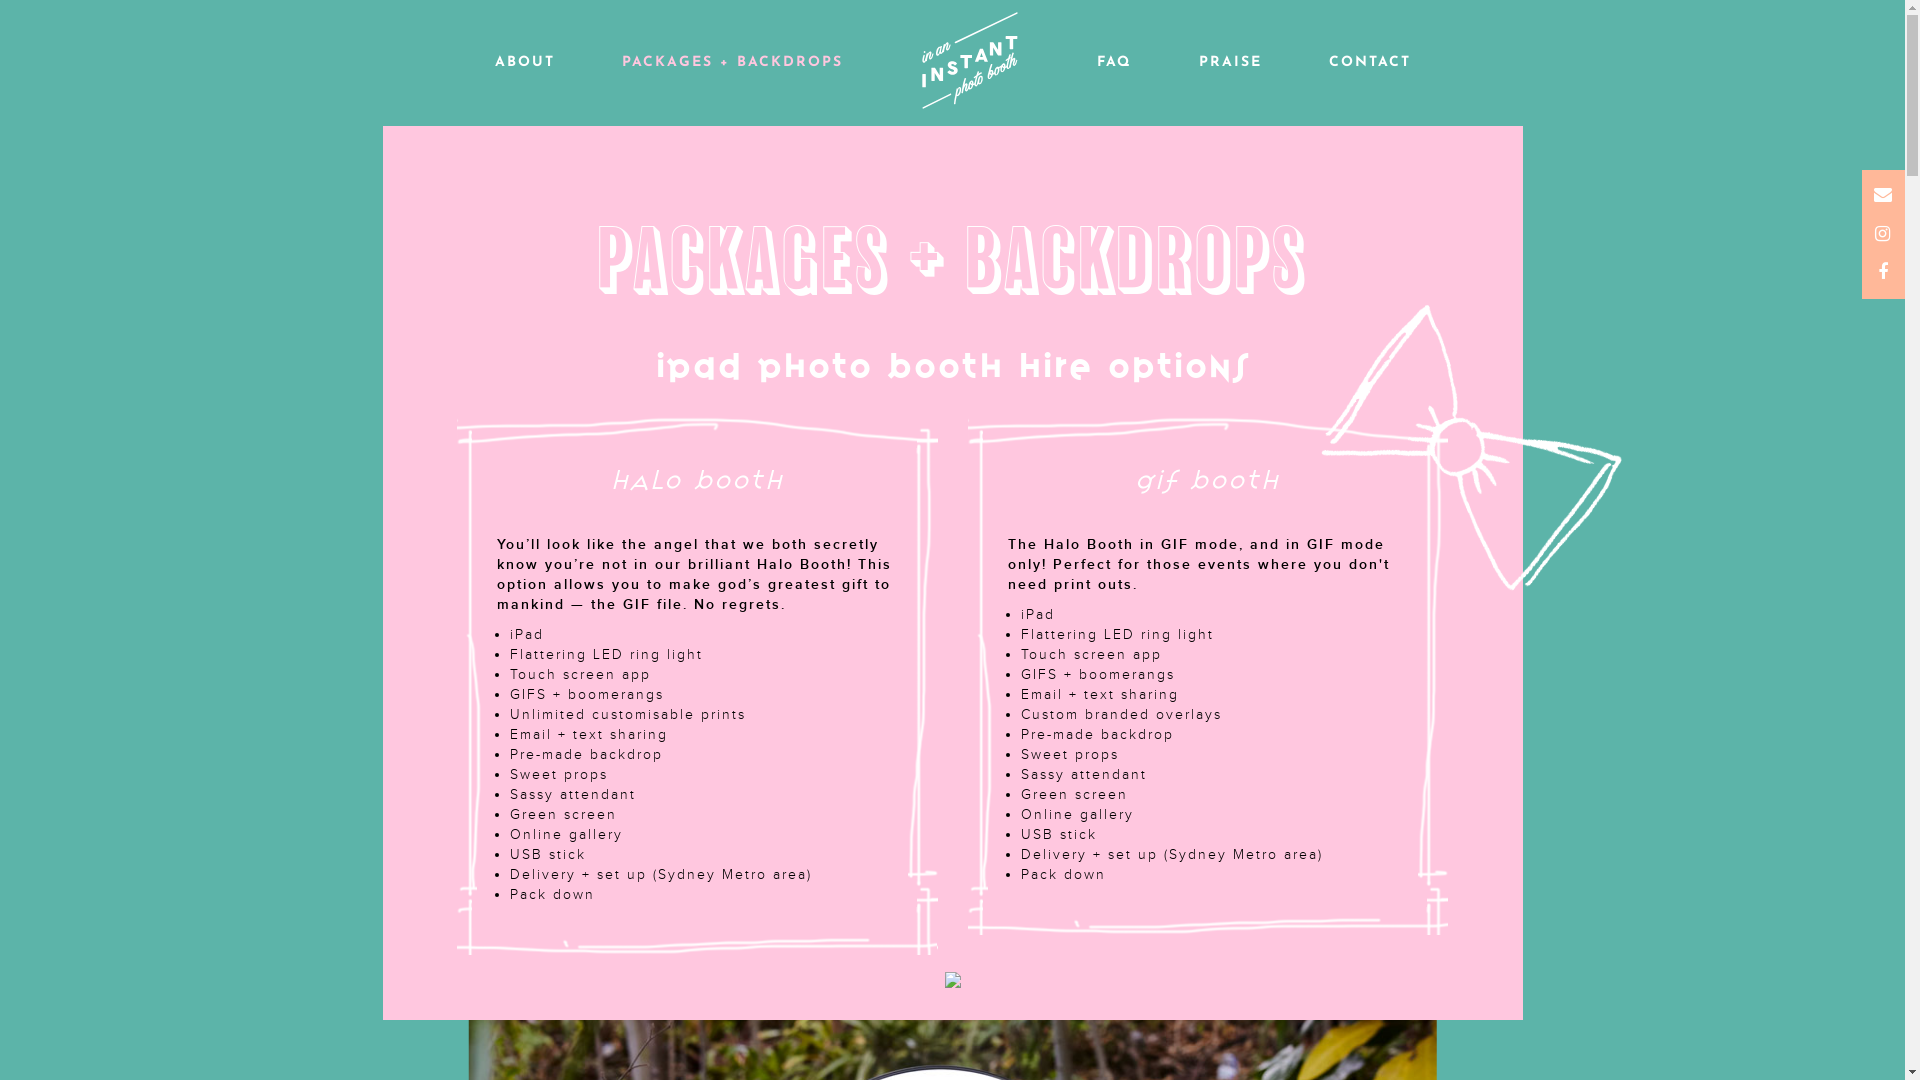  What do you see at coordinates (1112, 61) in the screenshot?
I see `'FAQ'` at bounding box center [1112, 61].